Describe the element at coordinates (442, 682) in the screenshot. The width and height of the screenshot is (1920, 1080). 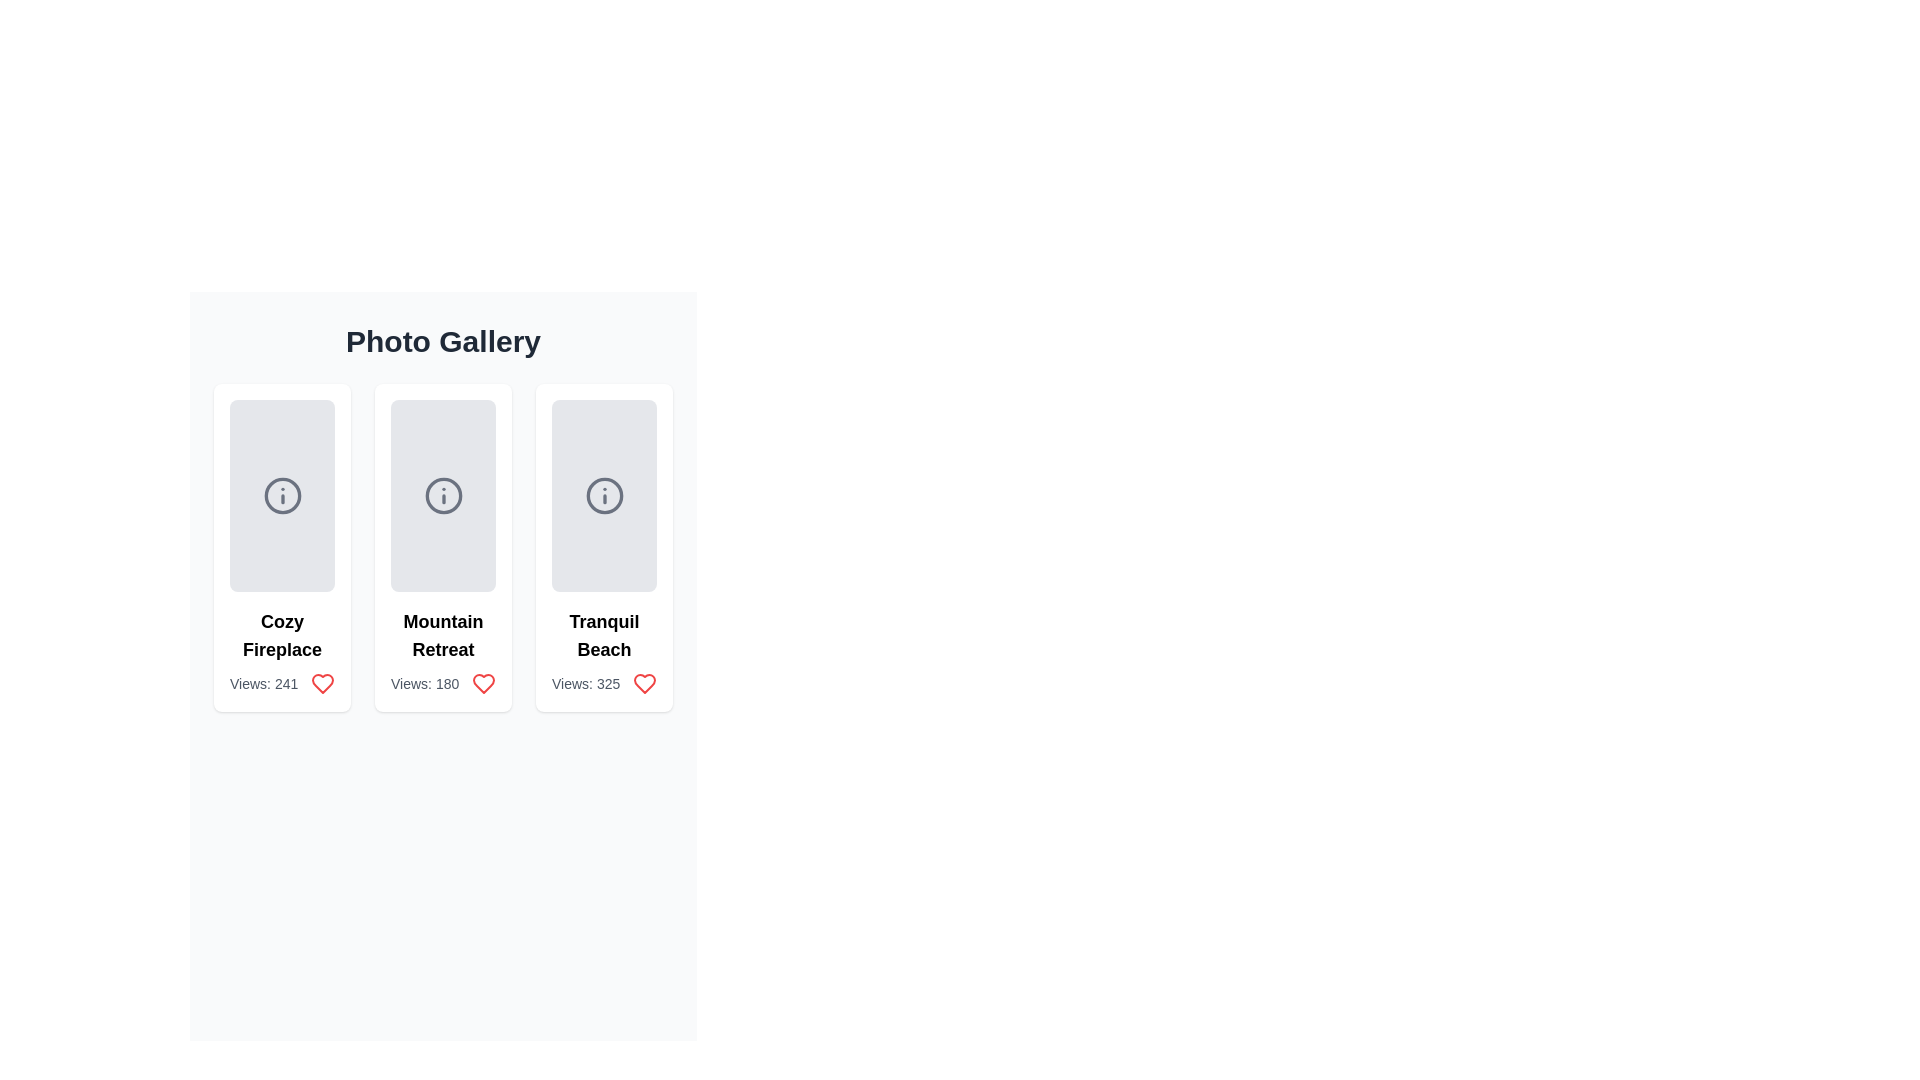
I see `the views text label for the item 'Mountain Retreat', which is located at the bottom section of the card and centered horizontally below the title` at that location.